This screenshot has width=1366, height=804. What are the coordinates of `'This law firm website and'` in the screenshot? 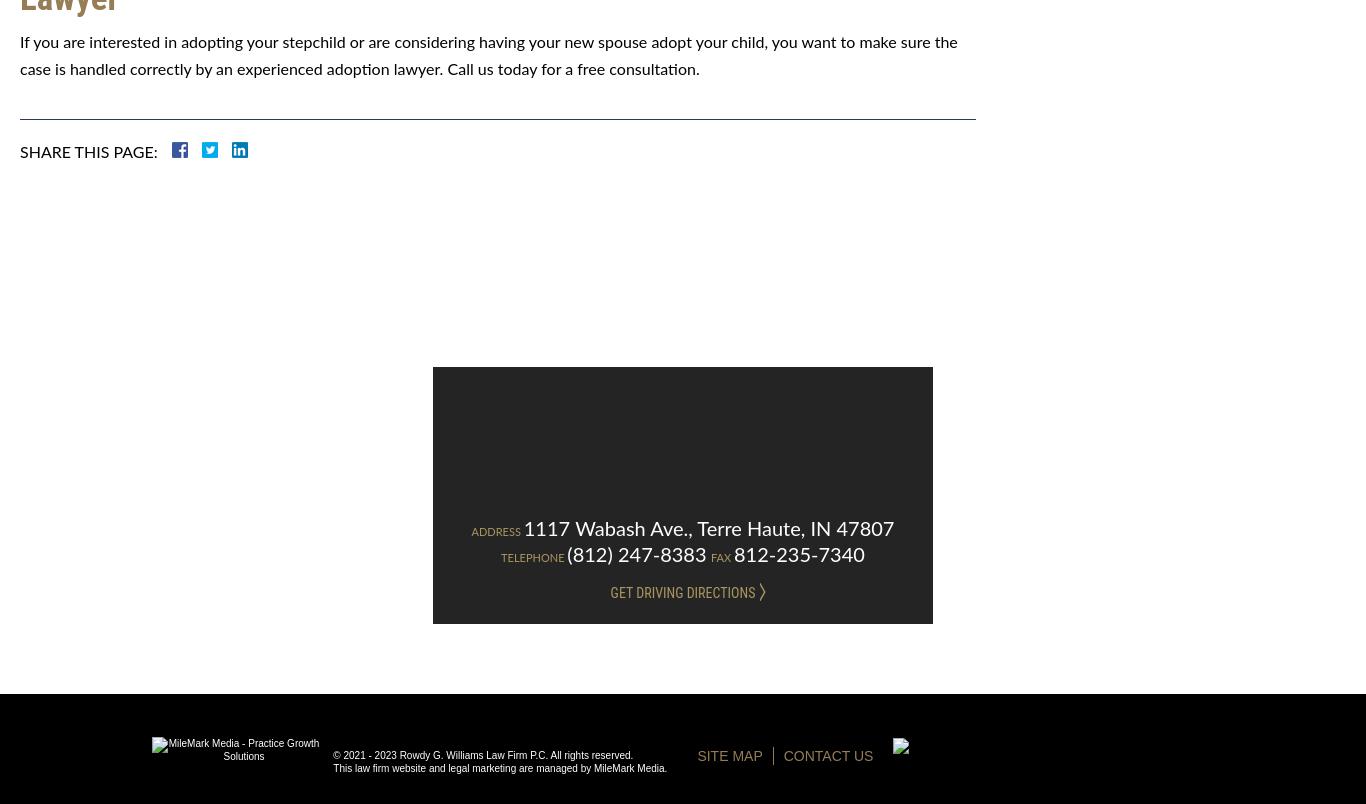 It's located at (389, 767).